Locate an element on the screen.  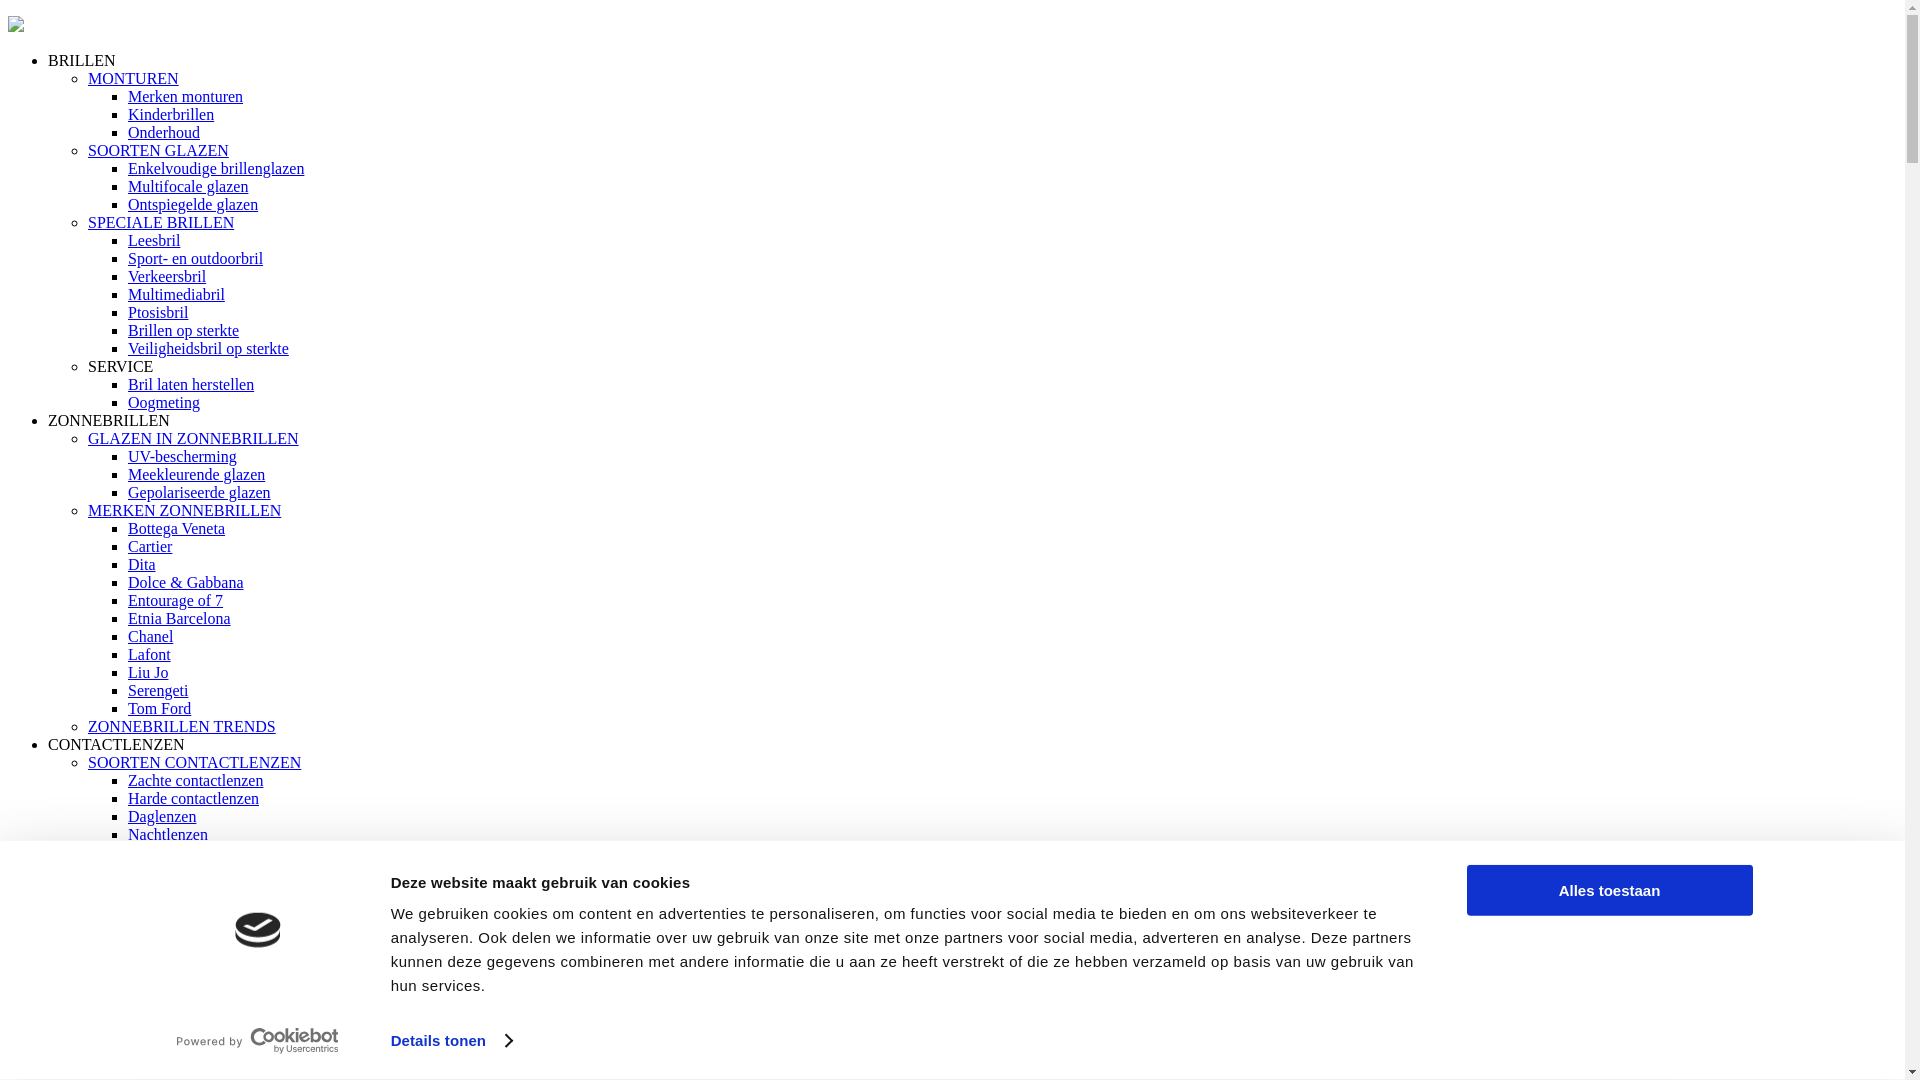
'Oogmeting' is located at coordinates (163, 1067).